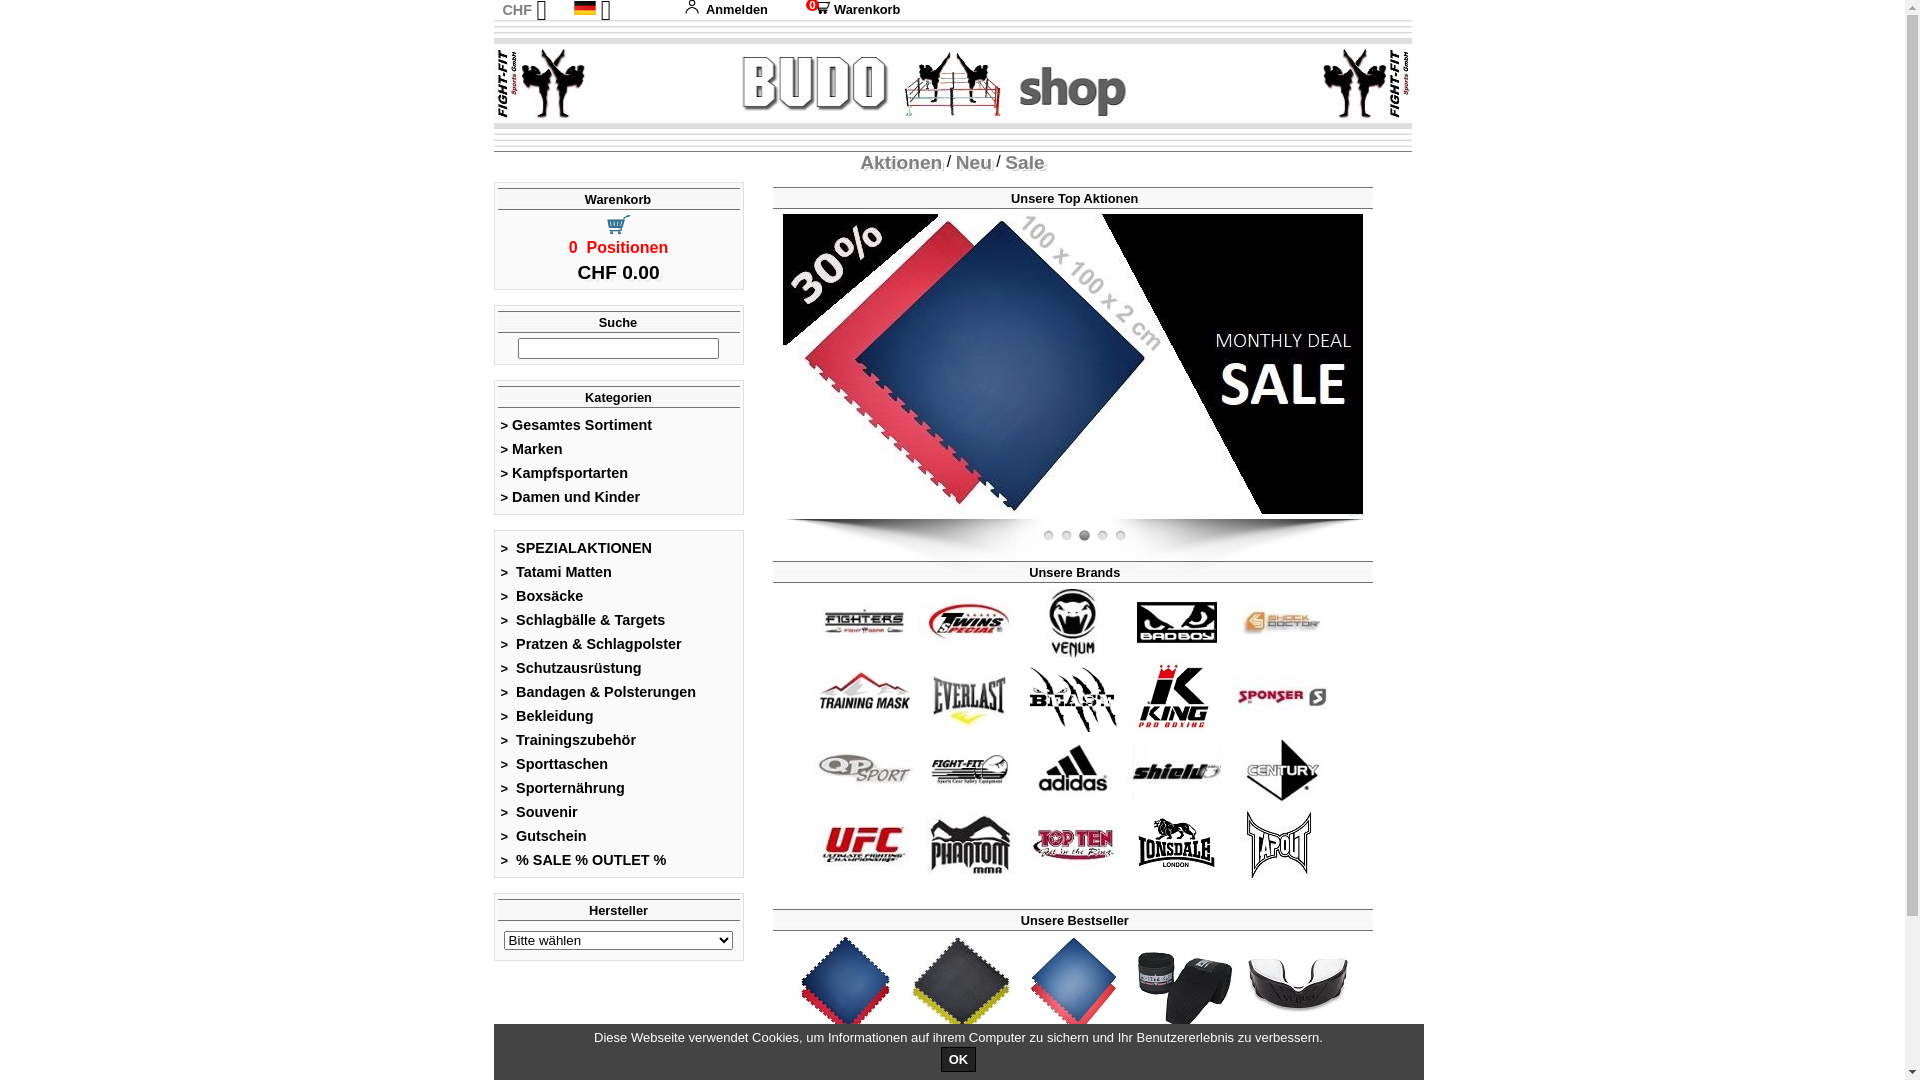 Image resolution: width=1920 pixels, height=1080 pixels. I want to click on 'Neu', so click(974, 161).